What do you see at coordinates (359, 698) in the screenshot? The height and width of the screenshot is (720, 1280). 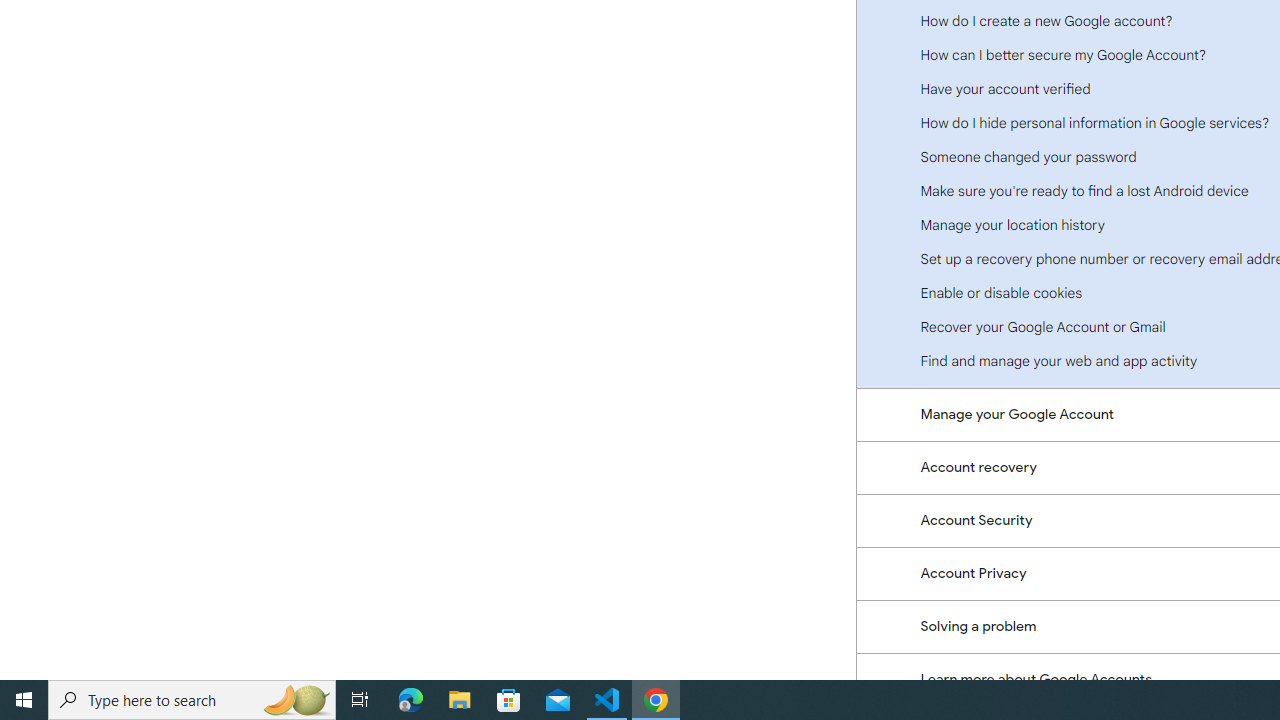 I see `'Task View'` at bounding box center [359, 698].